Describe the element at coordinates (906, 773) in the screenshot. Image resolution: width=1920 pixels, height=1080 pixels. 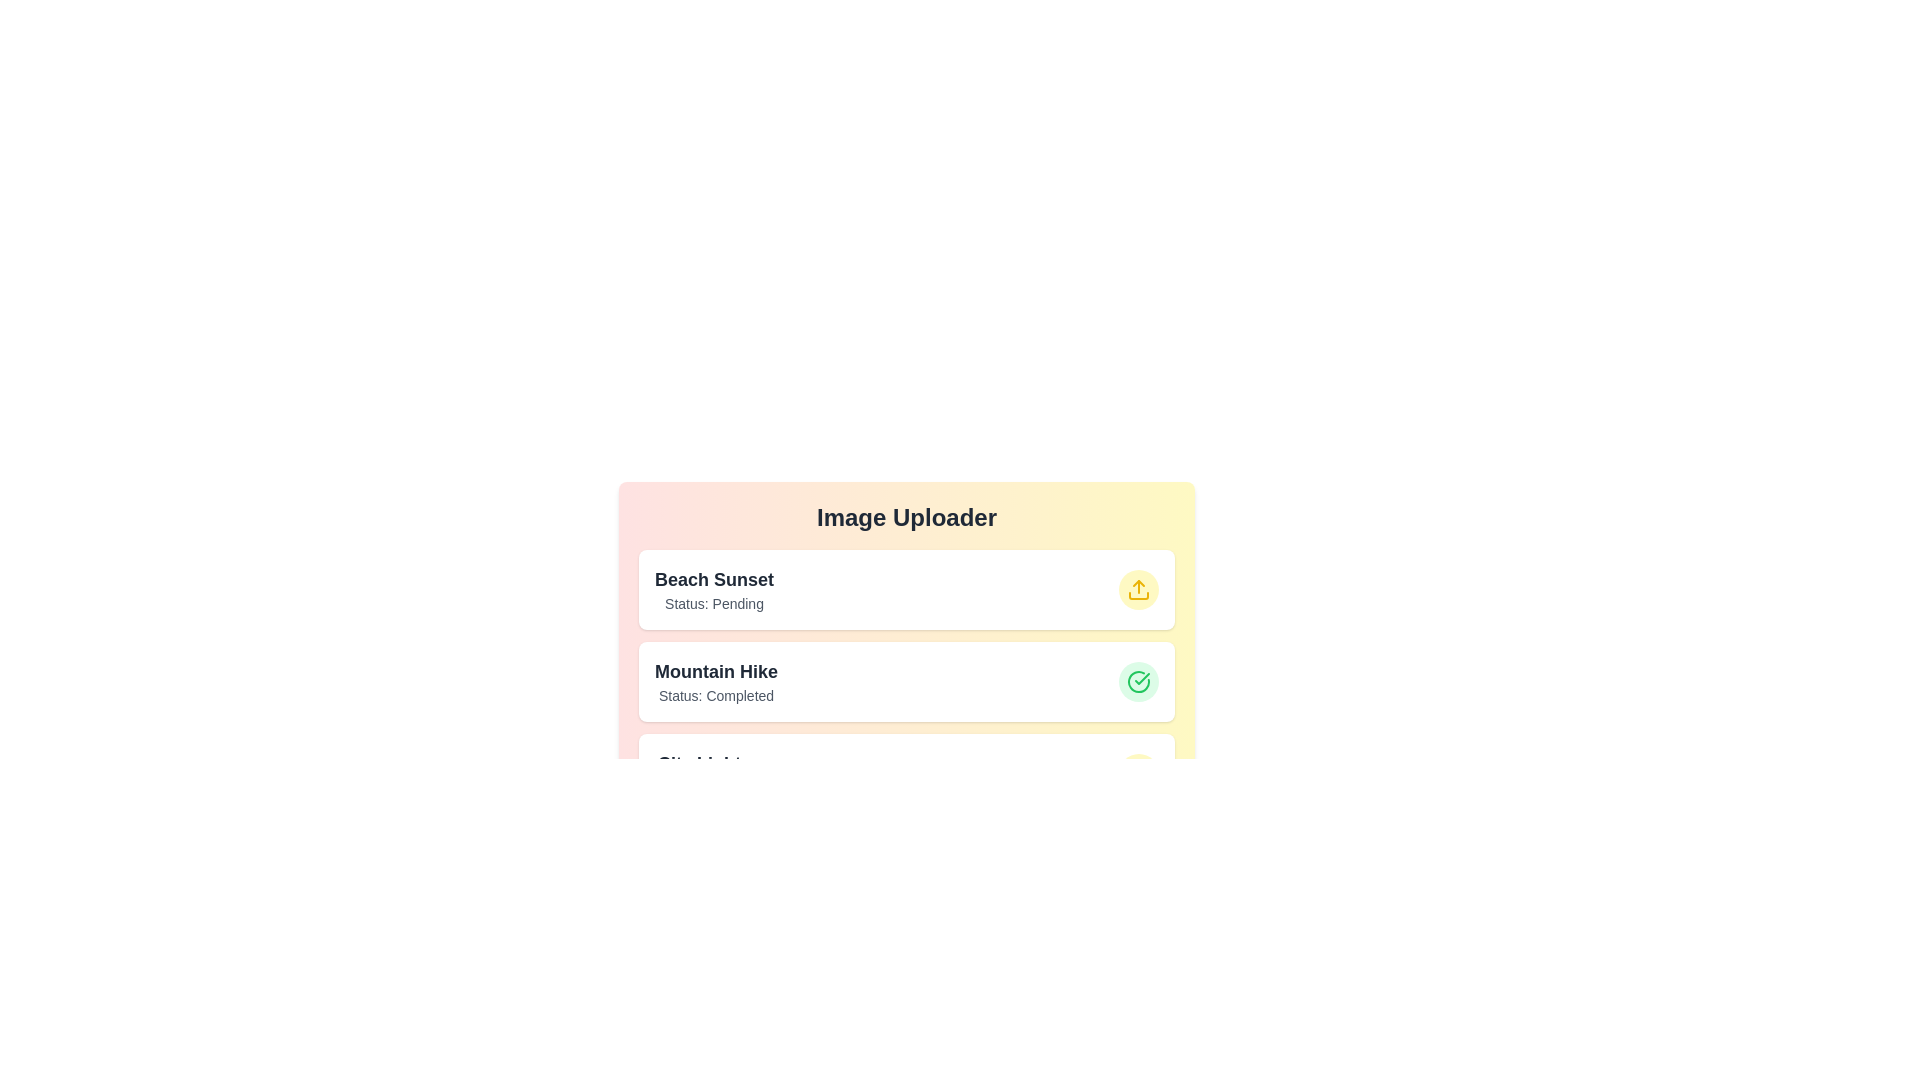
I see `the image item corresponding to City Lights to view its details` at that location.